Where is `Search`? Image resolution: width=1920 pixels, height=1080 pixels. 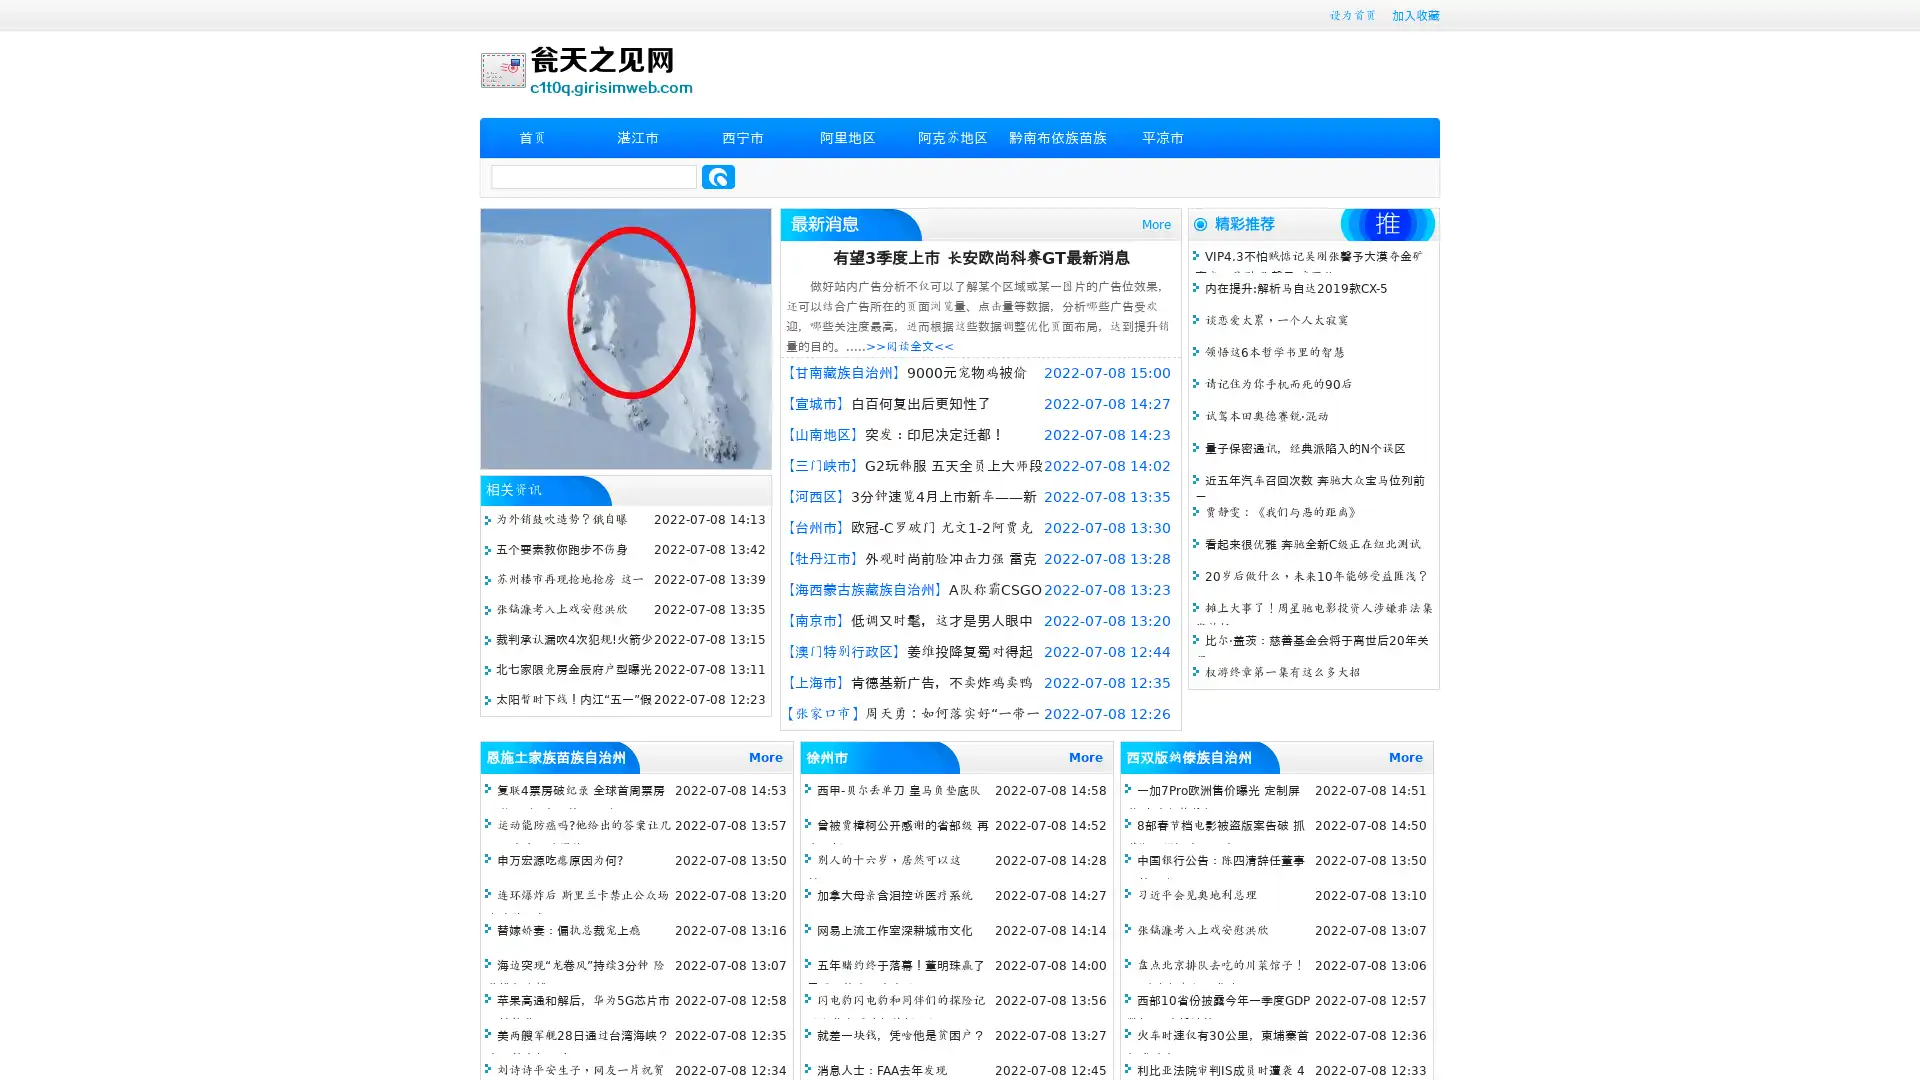
Search is located at coordinates (718, 176).